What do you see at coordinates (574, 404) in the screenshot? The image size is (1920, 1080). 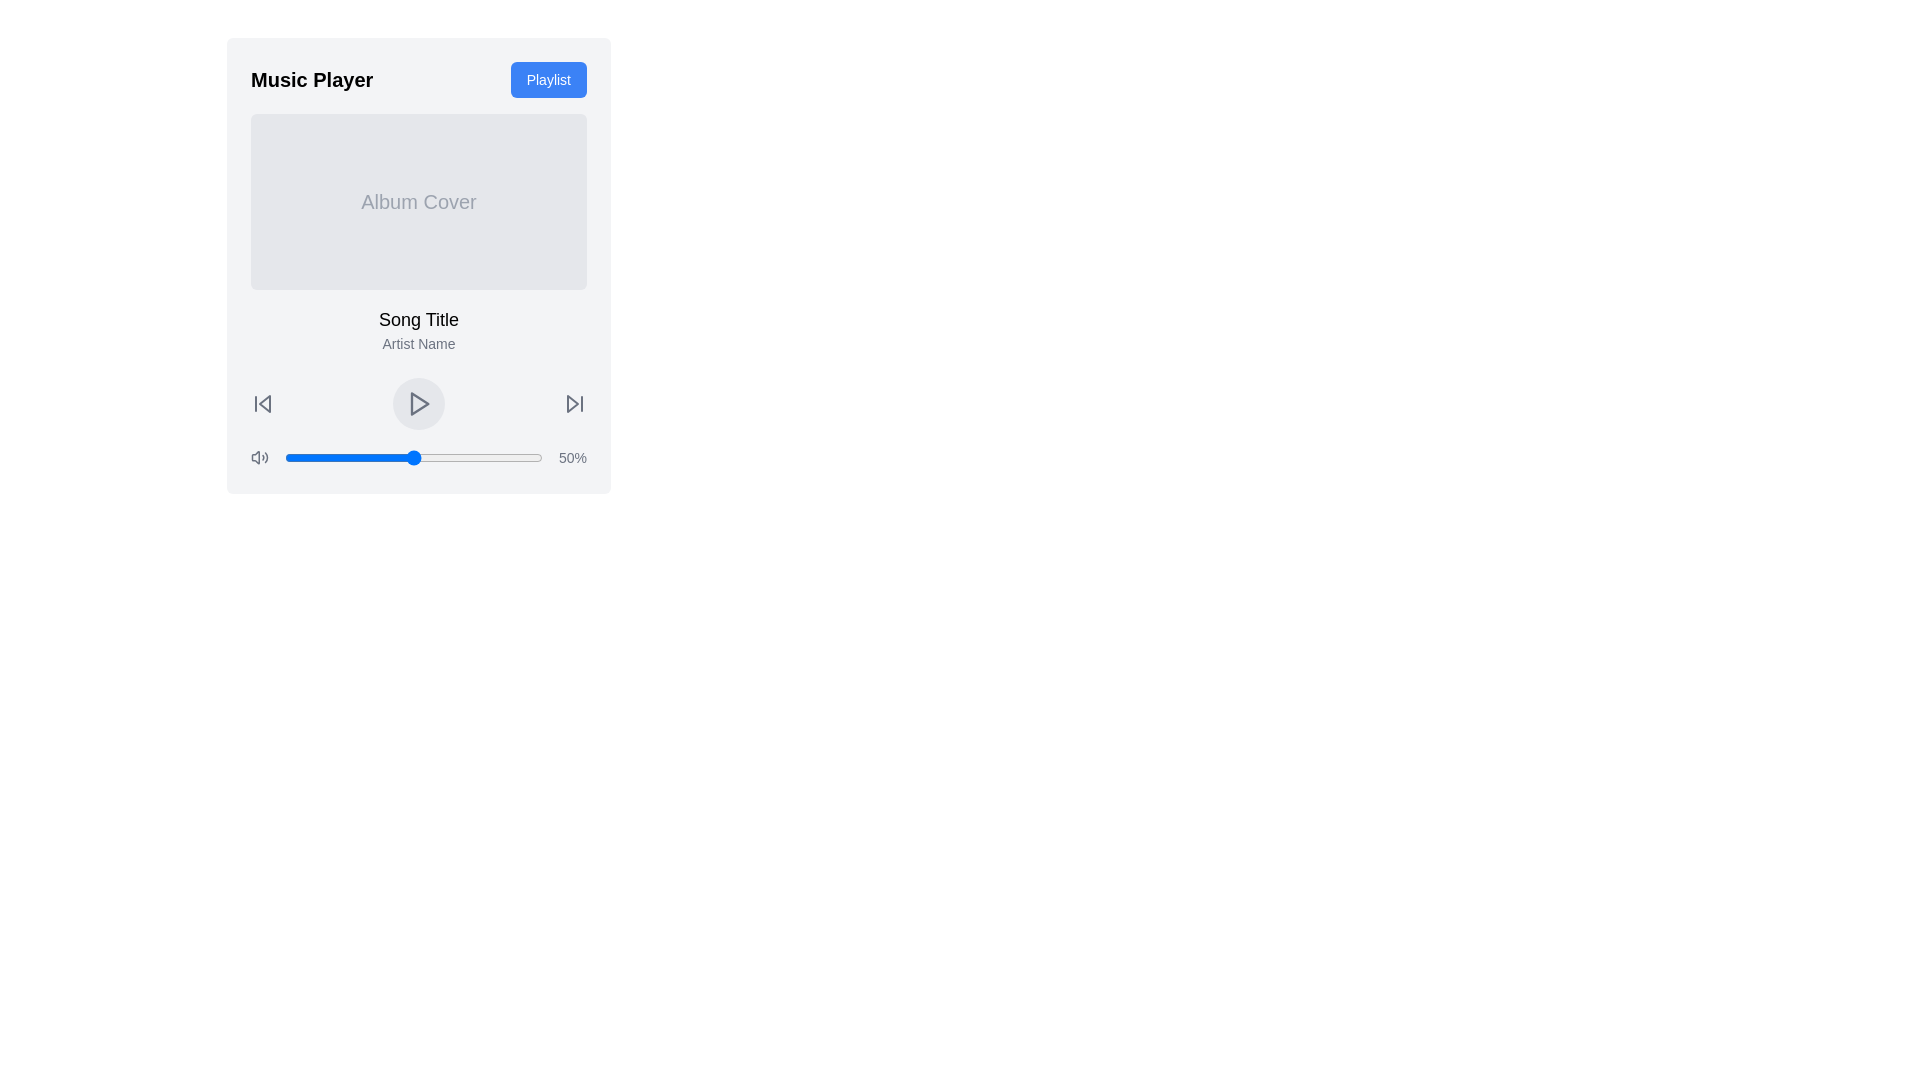 I see `the skip-forward button located` at bounding box center [574, 404].